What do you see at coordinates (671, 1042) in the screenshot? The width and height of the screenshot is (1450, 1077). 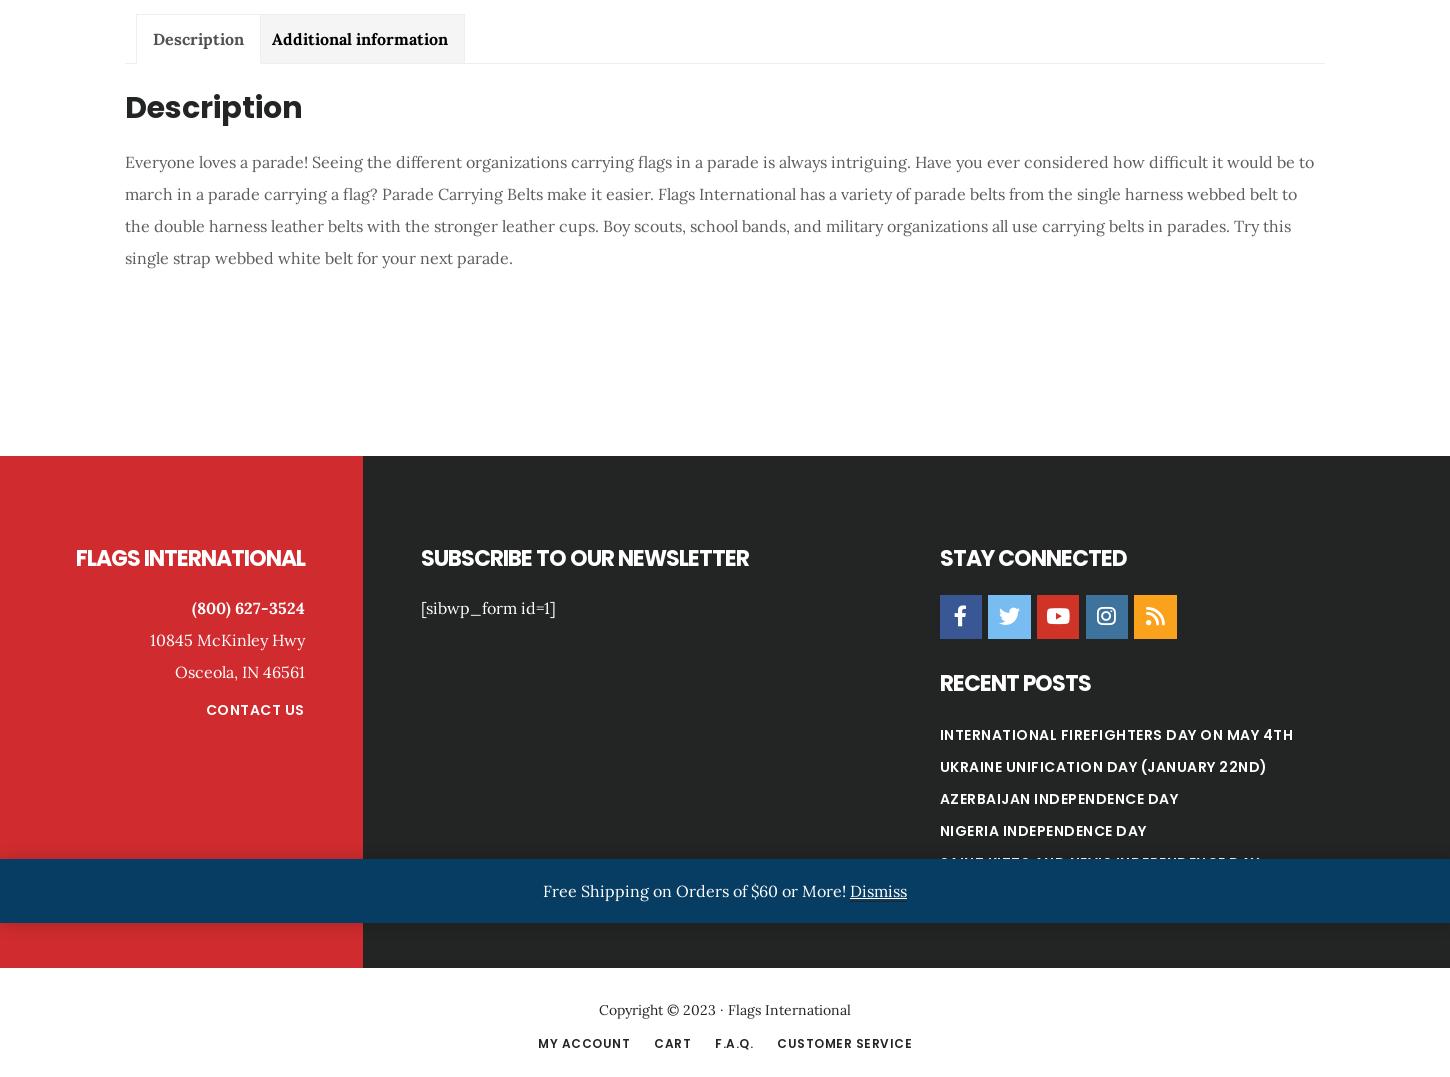 I see `'Cart'` at bounding box center [671, 1042].